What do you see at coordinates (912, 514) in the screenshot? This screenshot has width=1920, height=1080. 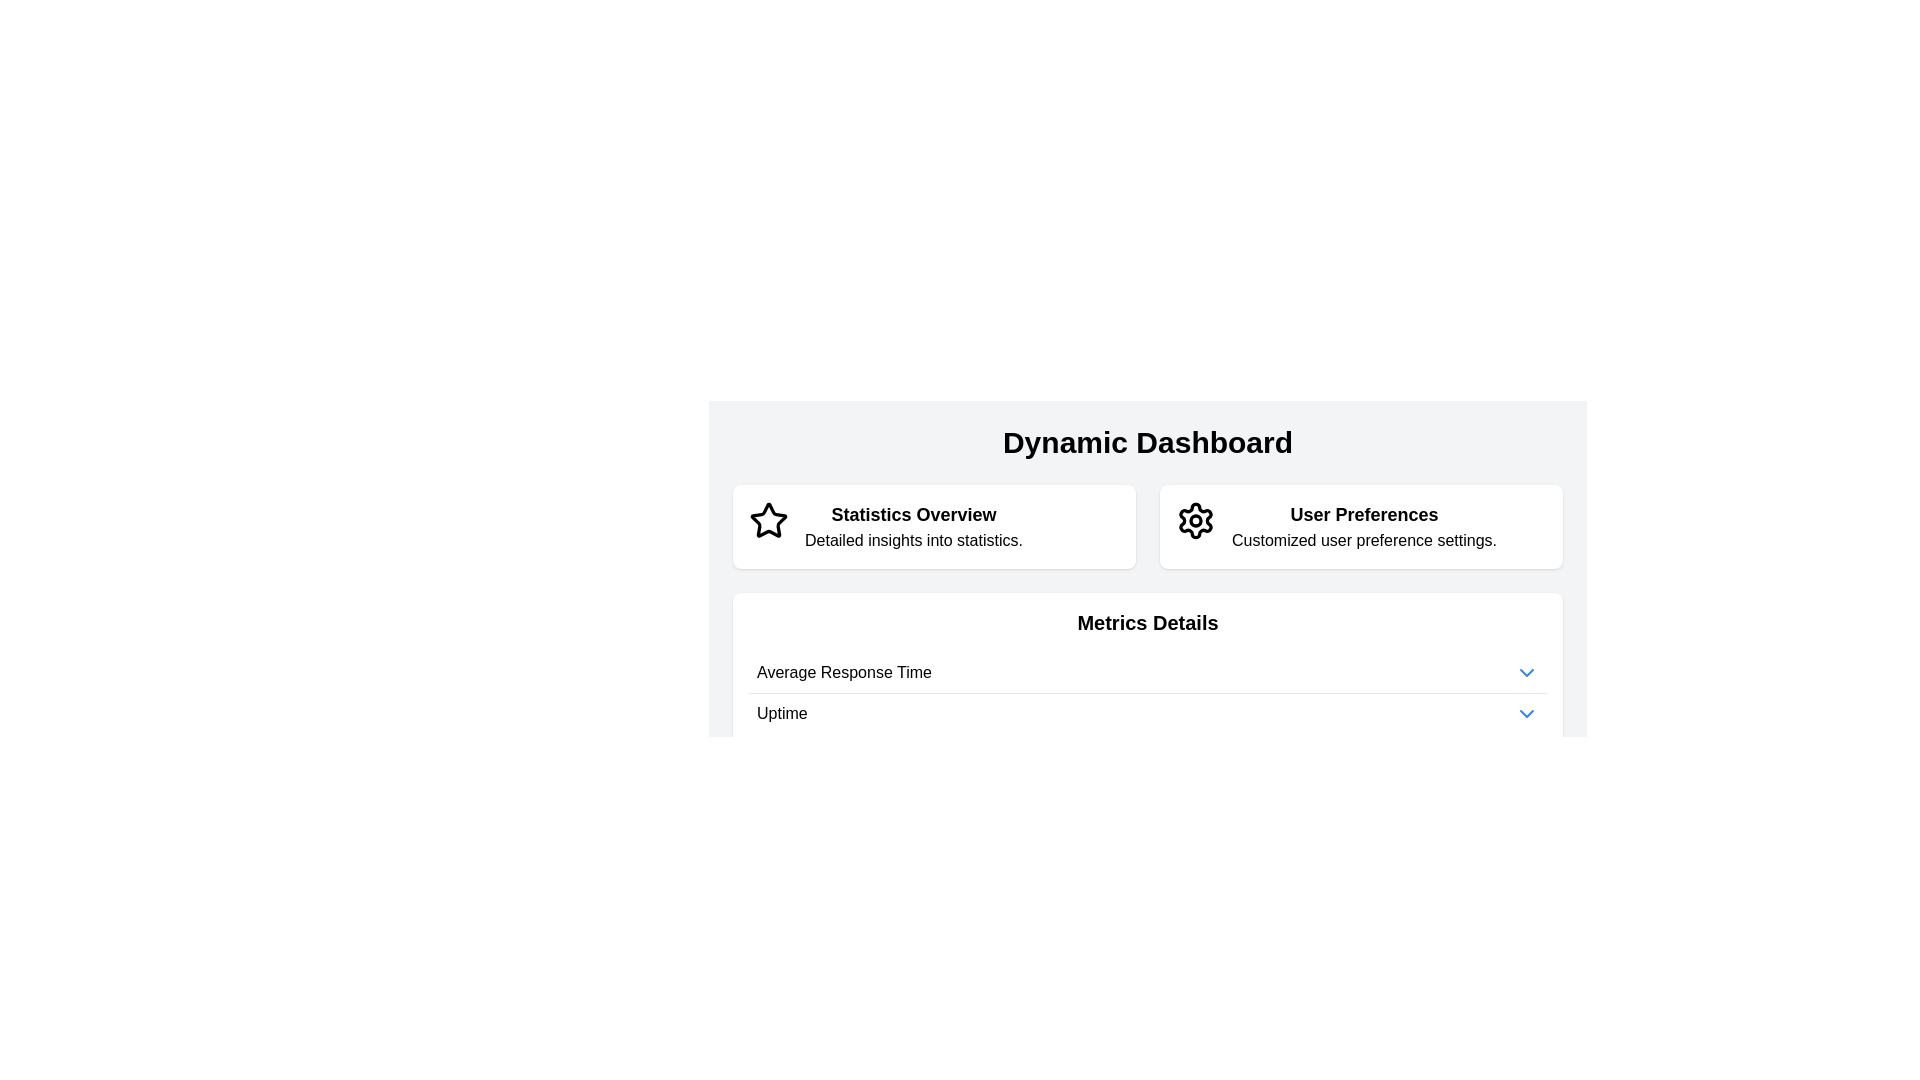 I see `text label titled 'Statistics Overview' which is styled in bold and prominently positioned as a header within the interface` at bounding box center [912, 514].